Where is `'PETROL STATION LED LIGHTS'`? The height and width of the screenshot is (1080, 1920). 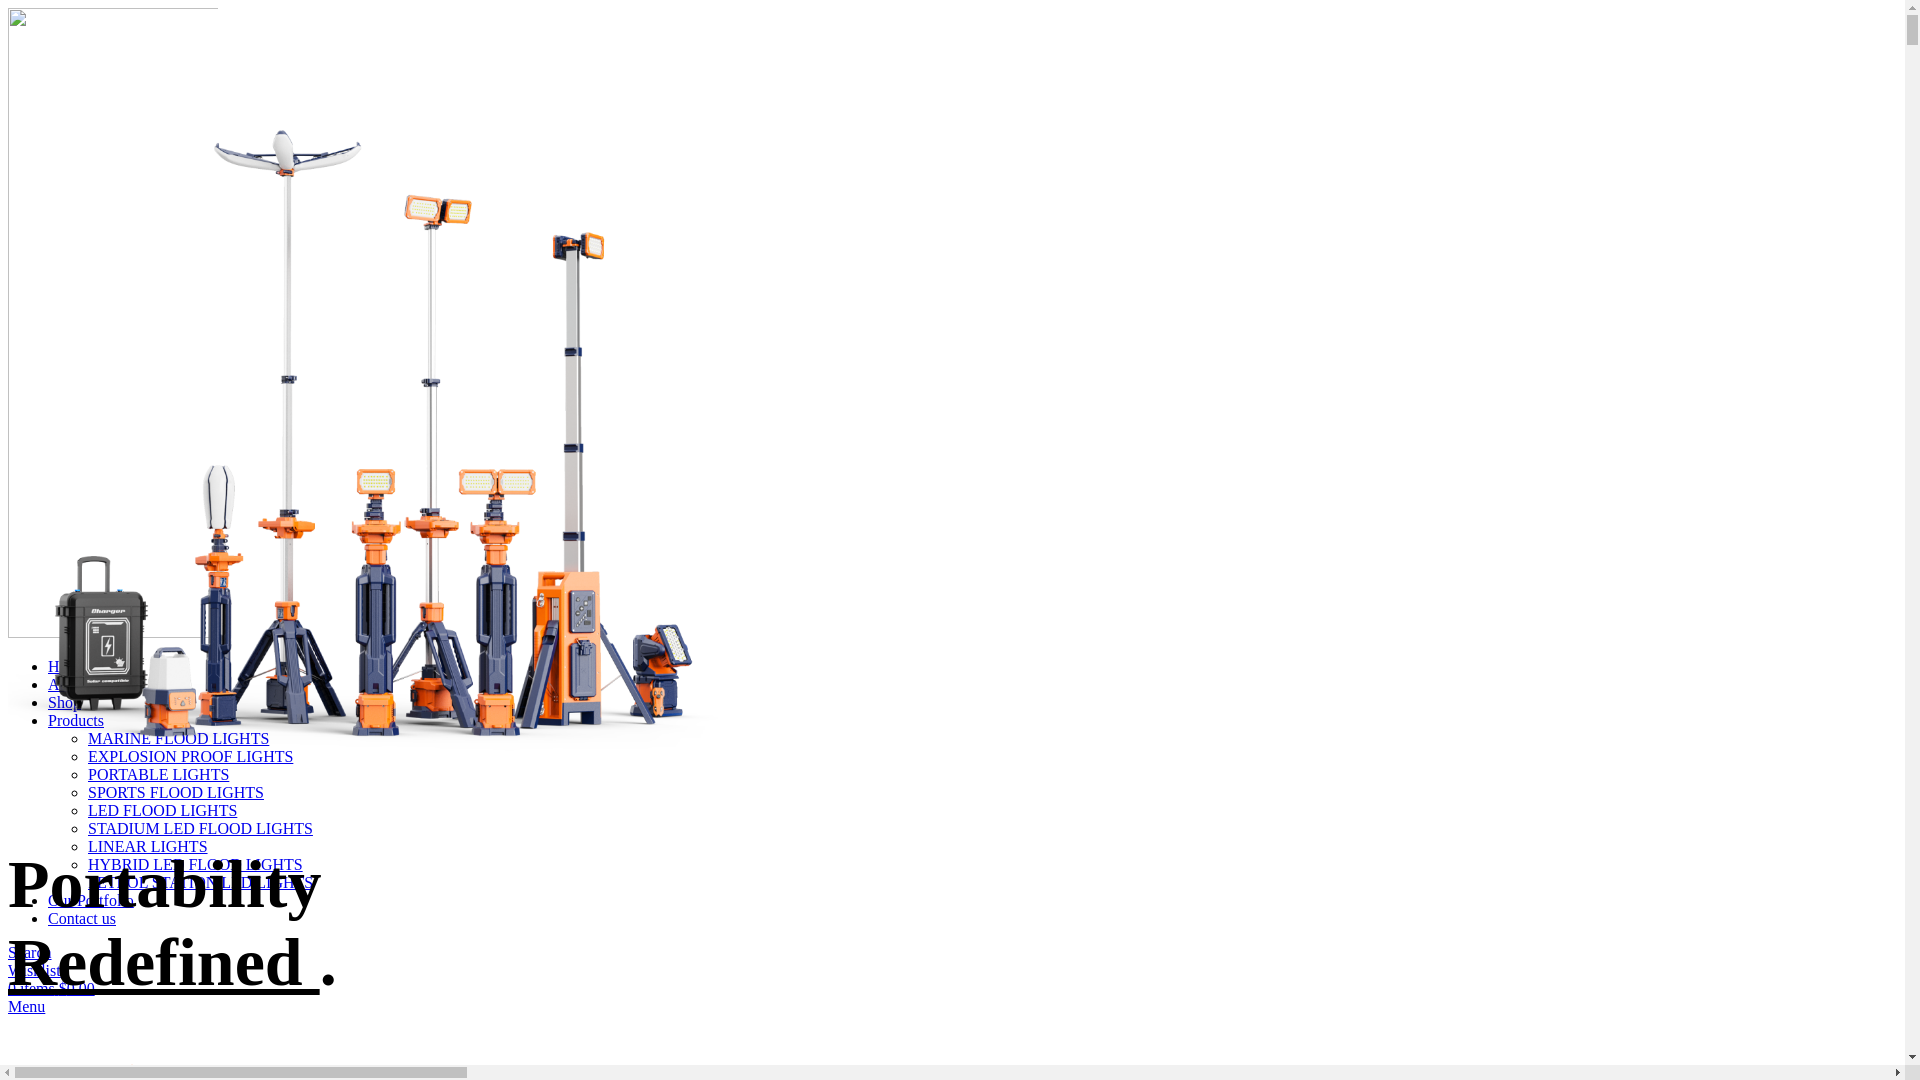
'PETROL STATION LED LIGHTS' is located at coordinates (86, 881).